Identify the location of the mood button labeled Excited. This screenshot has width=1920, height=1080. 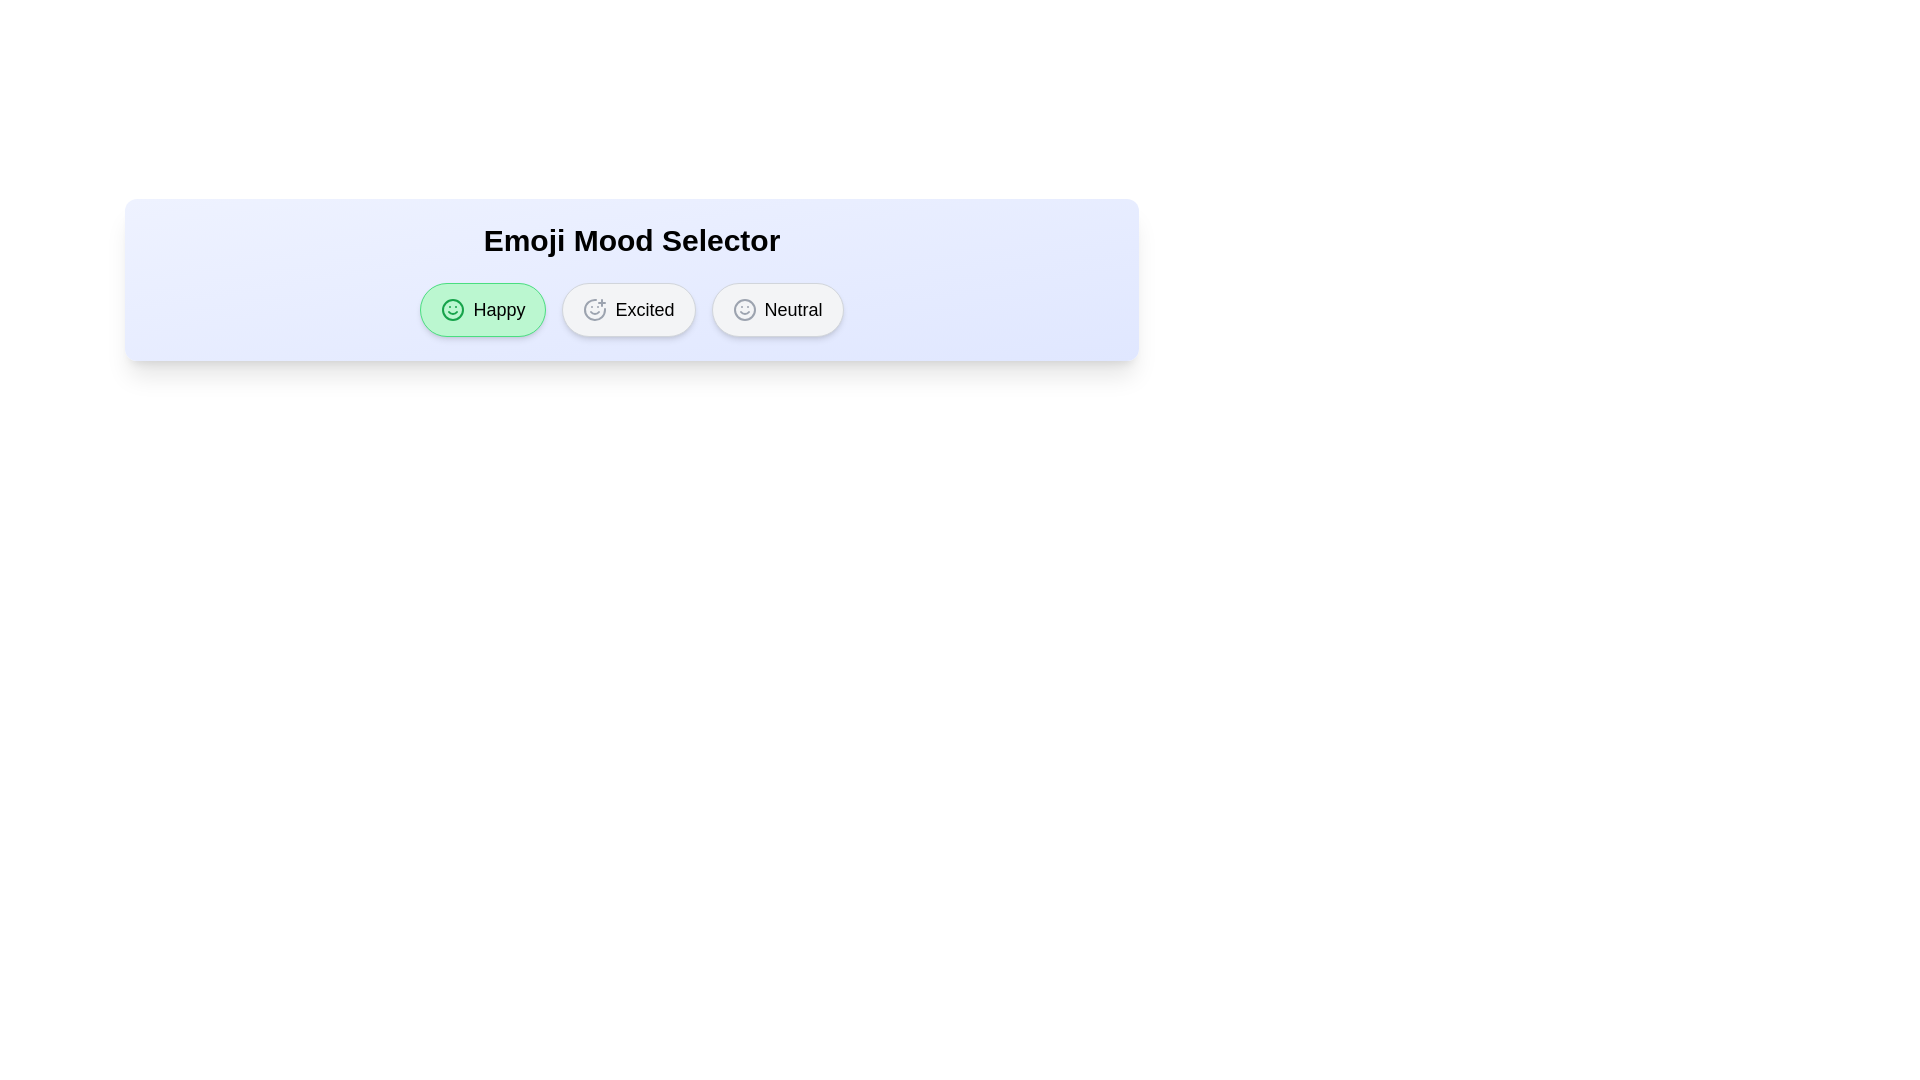
(627, 309).